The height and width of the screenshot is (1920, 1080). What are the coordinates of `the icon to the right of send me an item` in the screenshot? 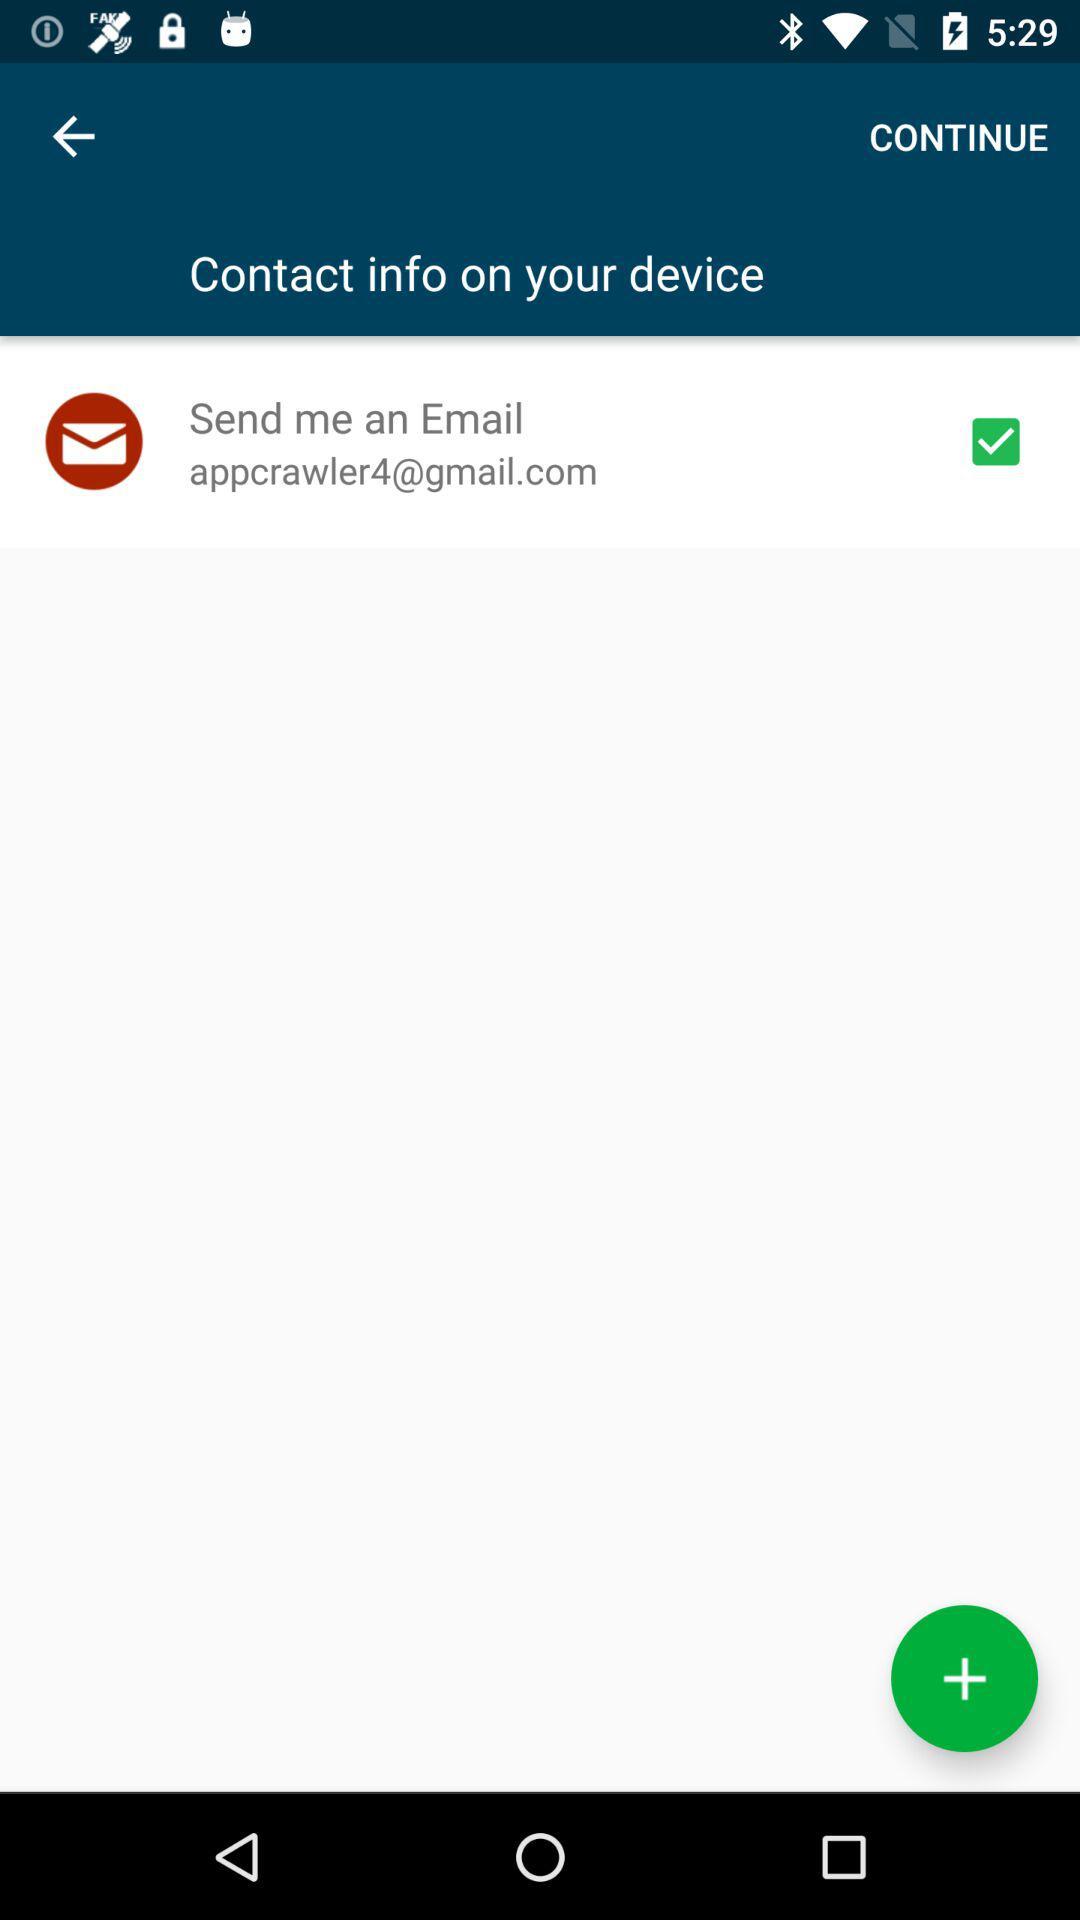 It's located at (995, 440).